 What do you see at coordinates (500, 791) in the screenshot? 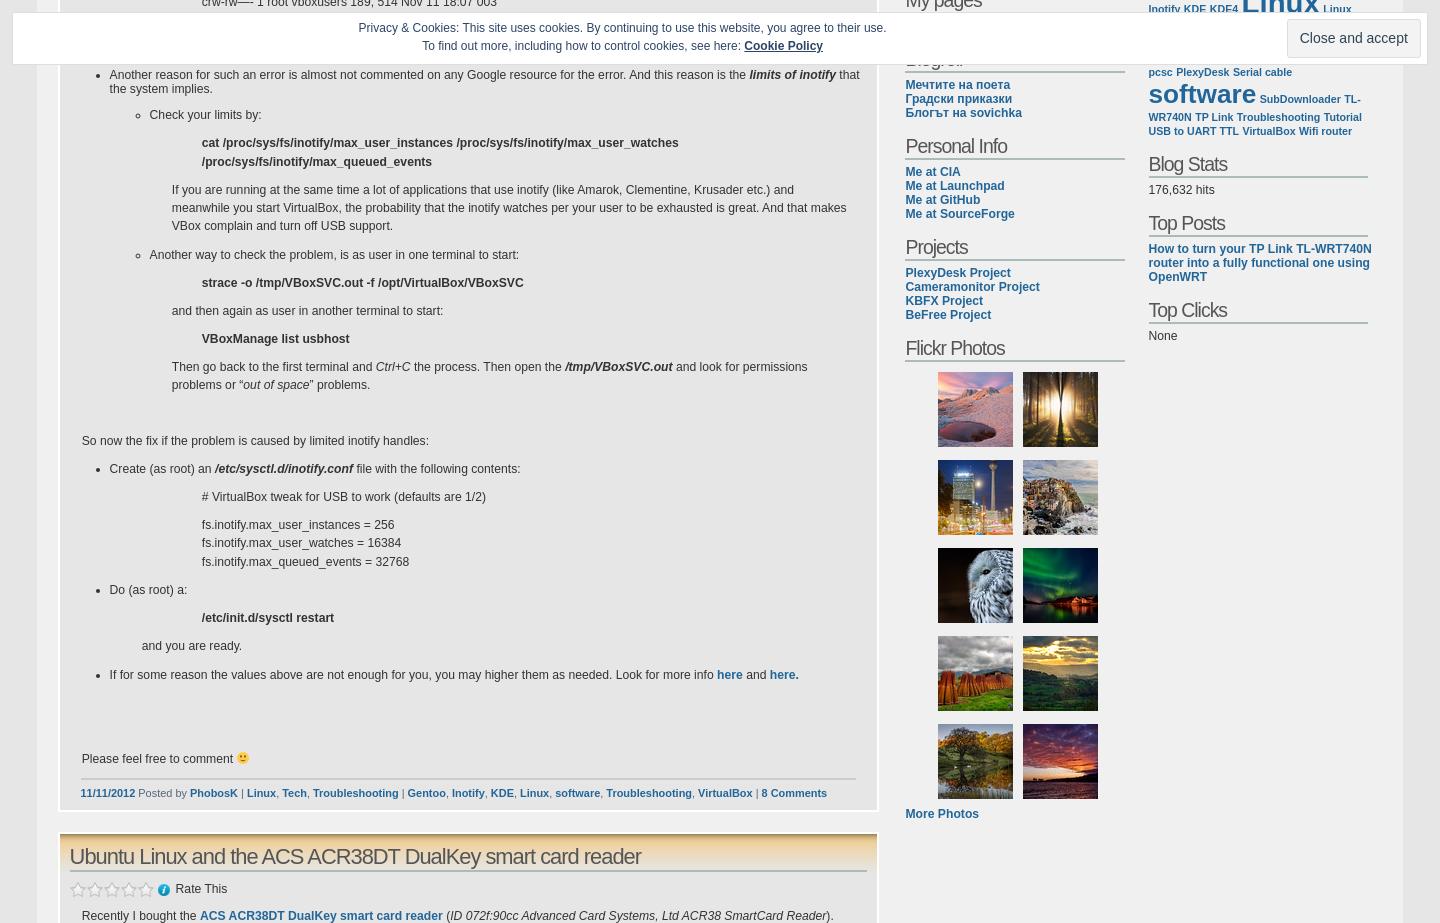
I see `'KDE'` at bounding box center [500, 791].